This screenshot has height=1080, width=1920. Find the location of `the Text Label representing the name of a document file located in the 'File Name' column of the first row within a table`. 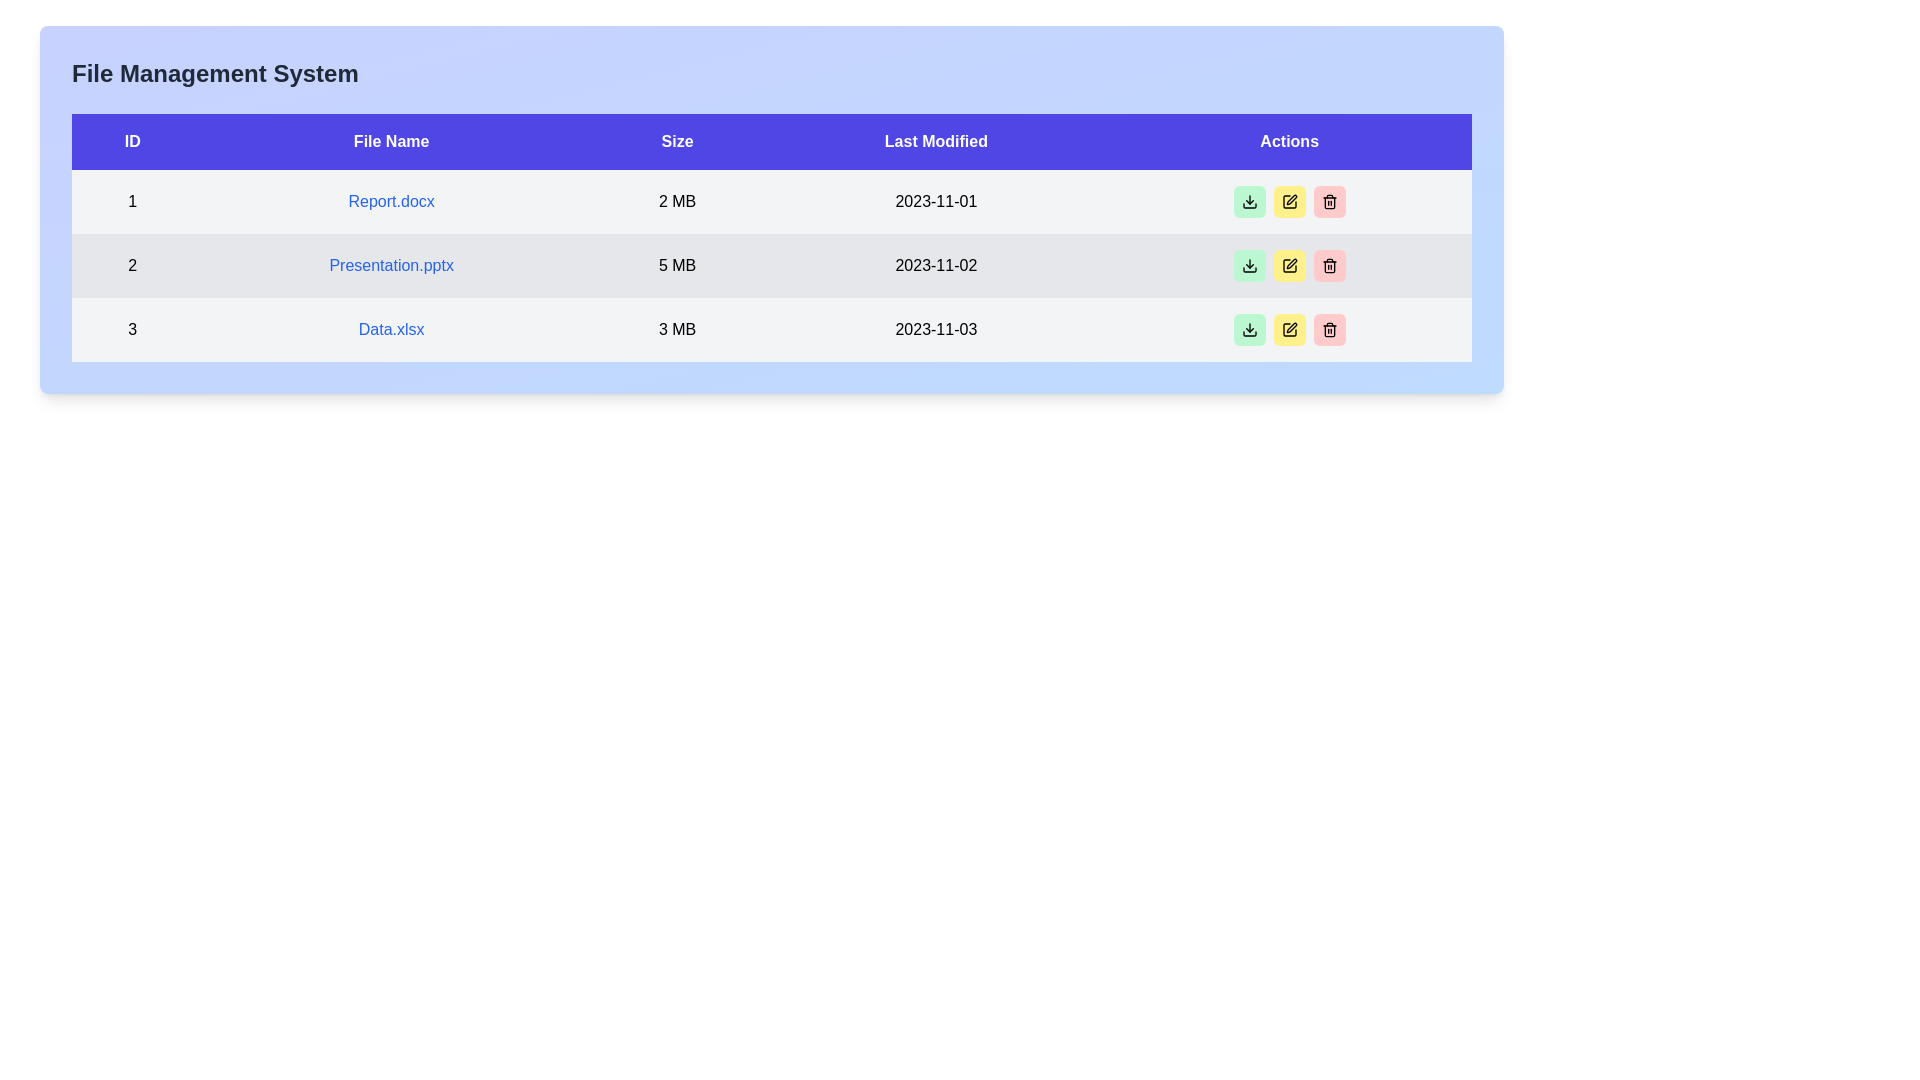

the Text Label representing the name of a document file located in the 'File Name' column of the first row within a table is located at coordinates (391, 201).